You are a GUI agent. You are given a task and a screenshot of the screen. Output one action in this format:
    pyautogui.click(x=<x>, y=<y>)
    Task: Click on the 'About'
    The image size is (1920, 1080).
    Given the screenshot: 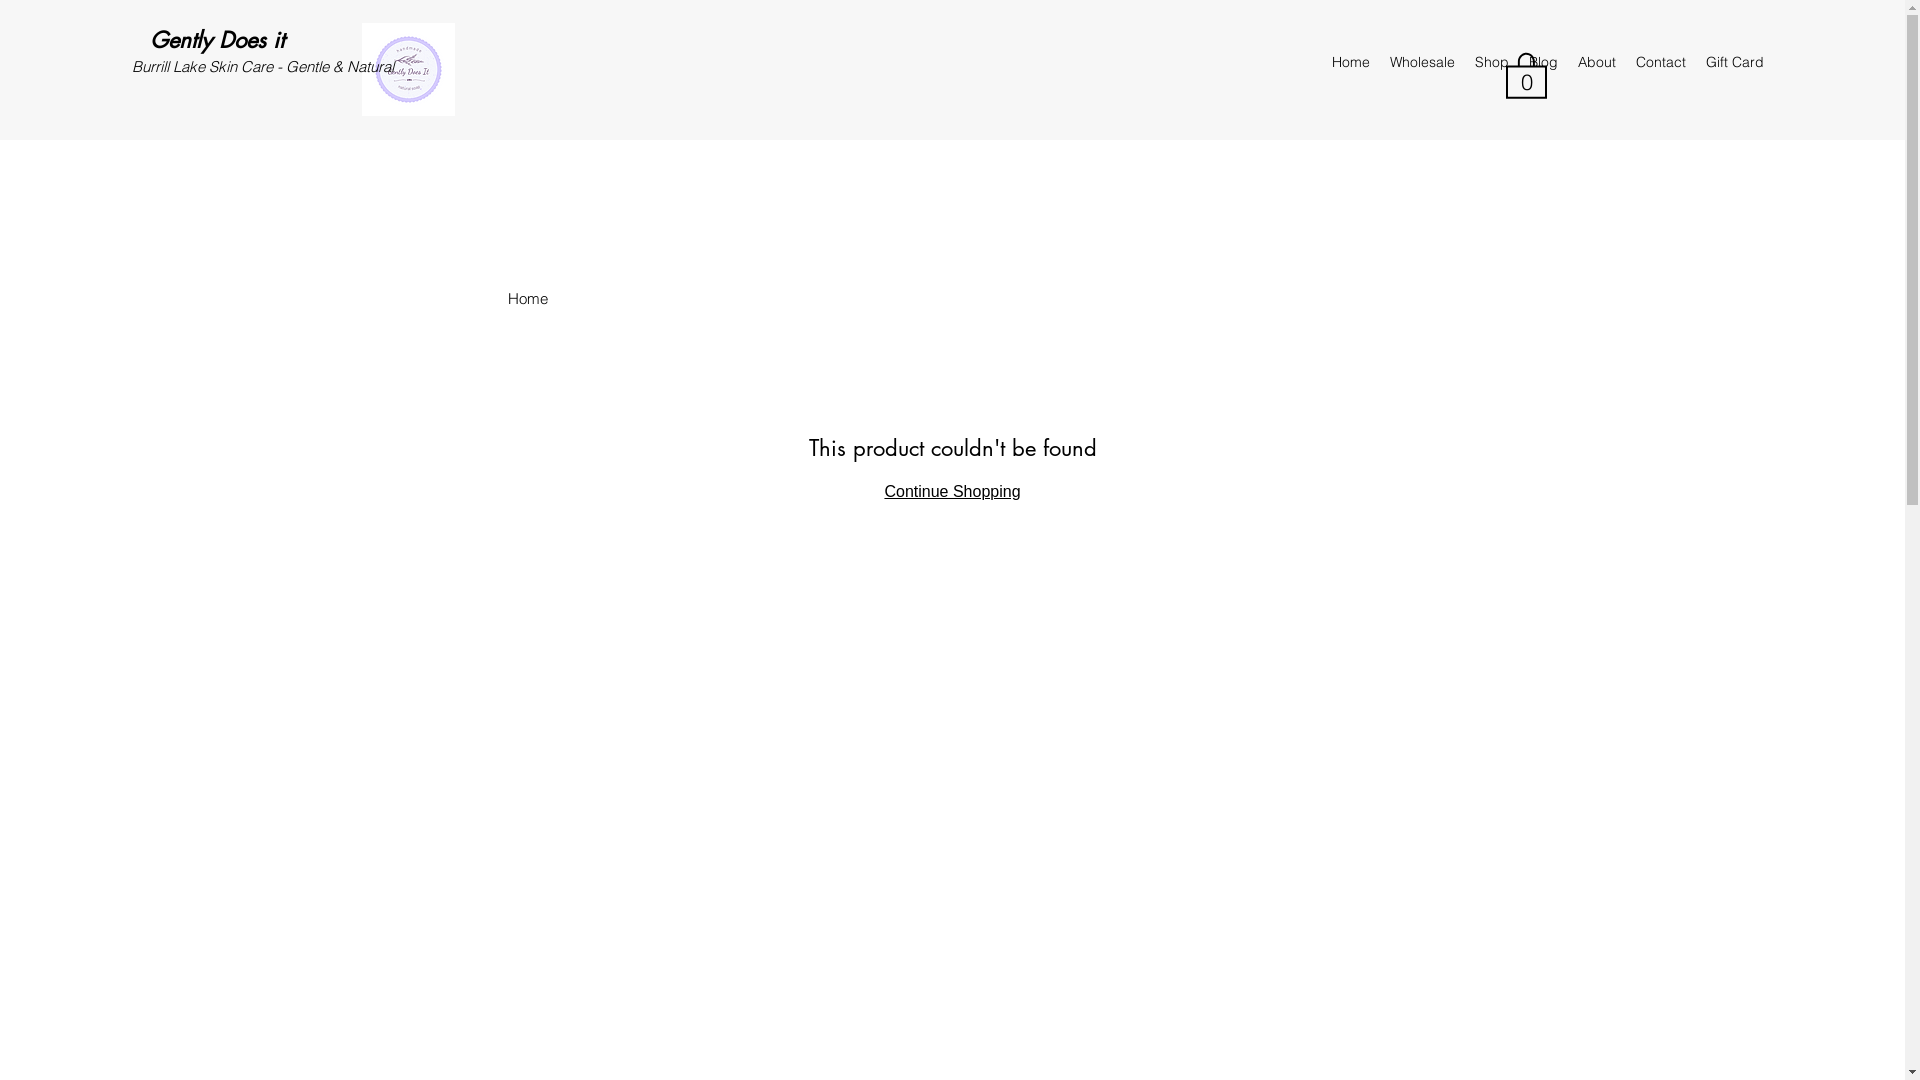 What is the action you would take?
    pyautogui.click(x=1596, y=60)
    